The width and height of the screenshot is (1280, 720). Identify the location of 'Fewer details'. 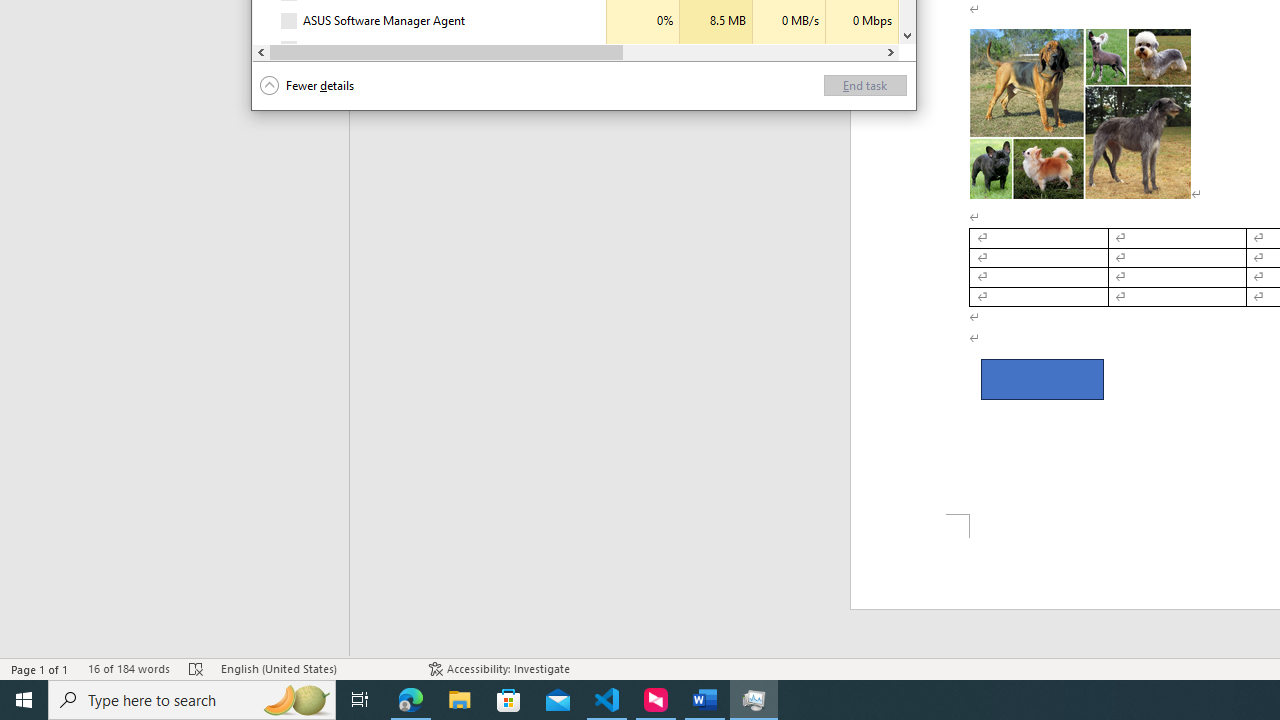
(306, 85).